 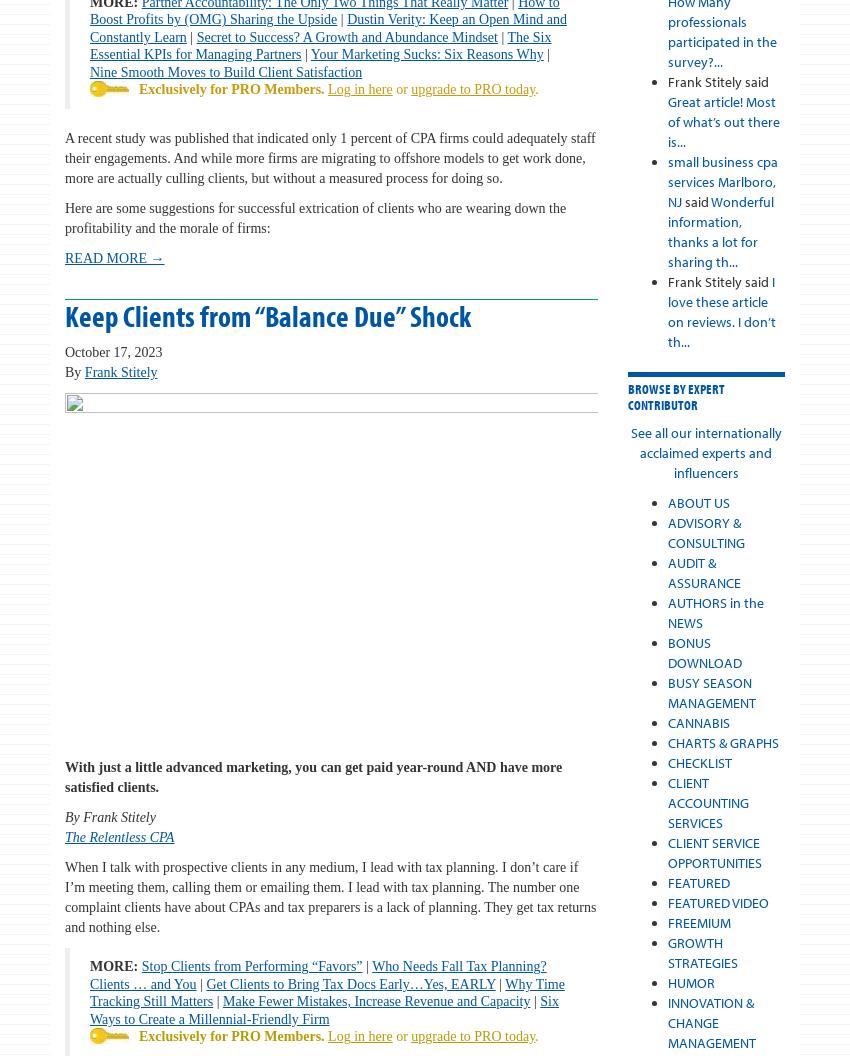 What do you see at coordinates (666, 901) in the screenshot?
I see `'FEATURED VIDEO'` at bounding box center [666, 901].